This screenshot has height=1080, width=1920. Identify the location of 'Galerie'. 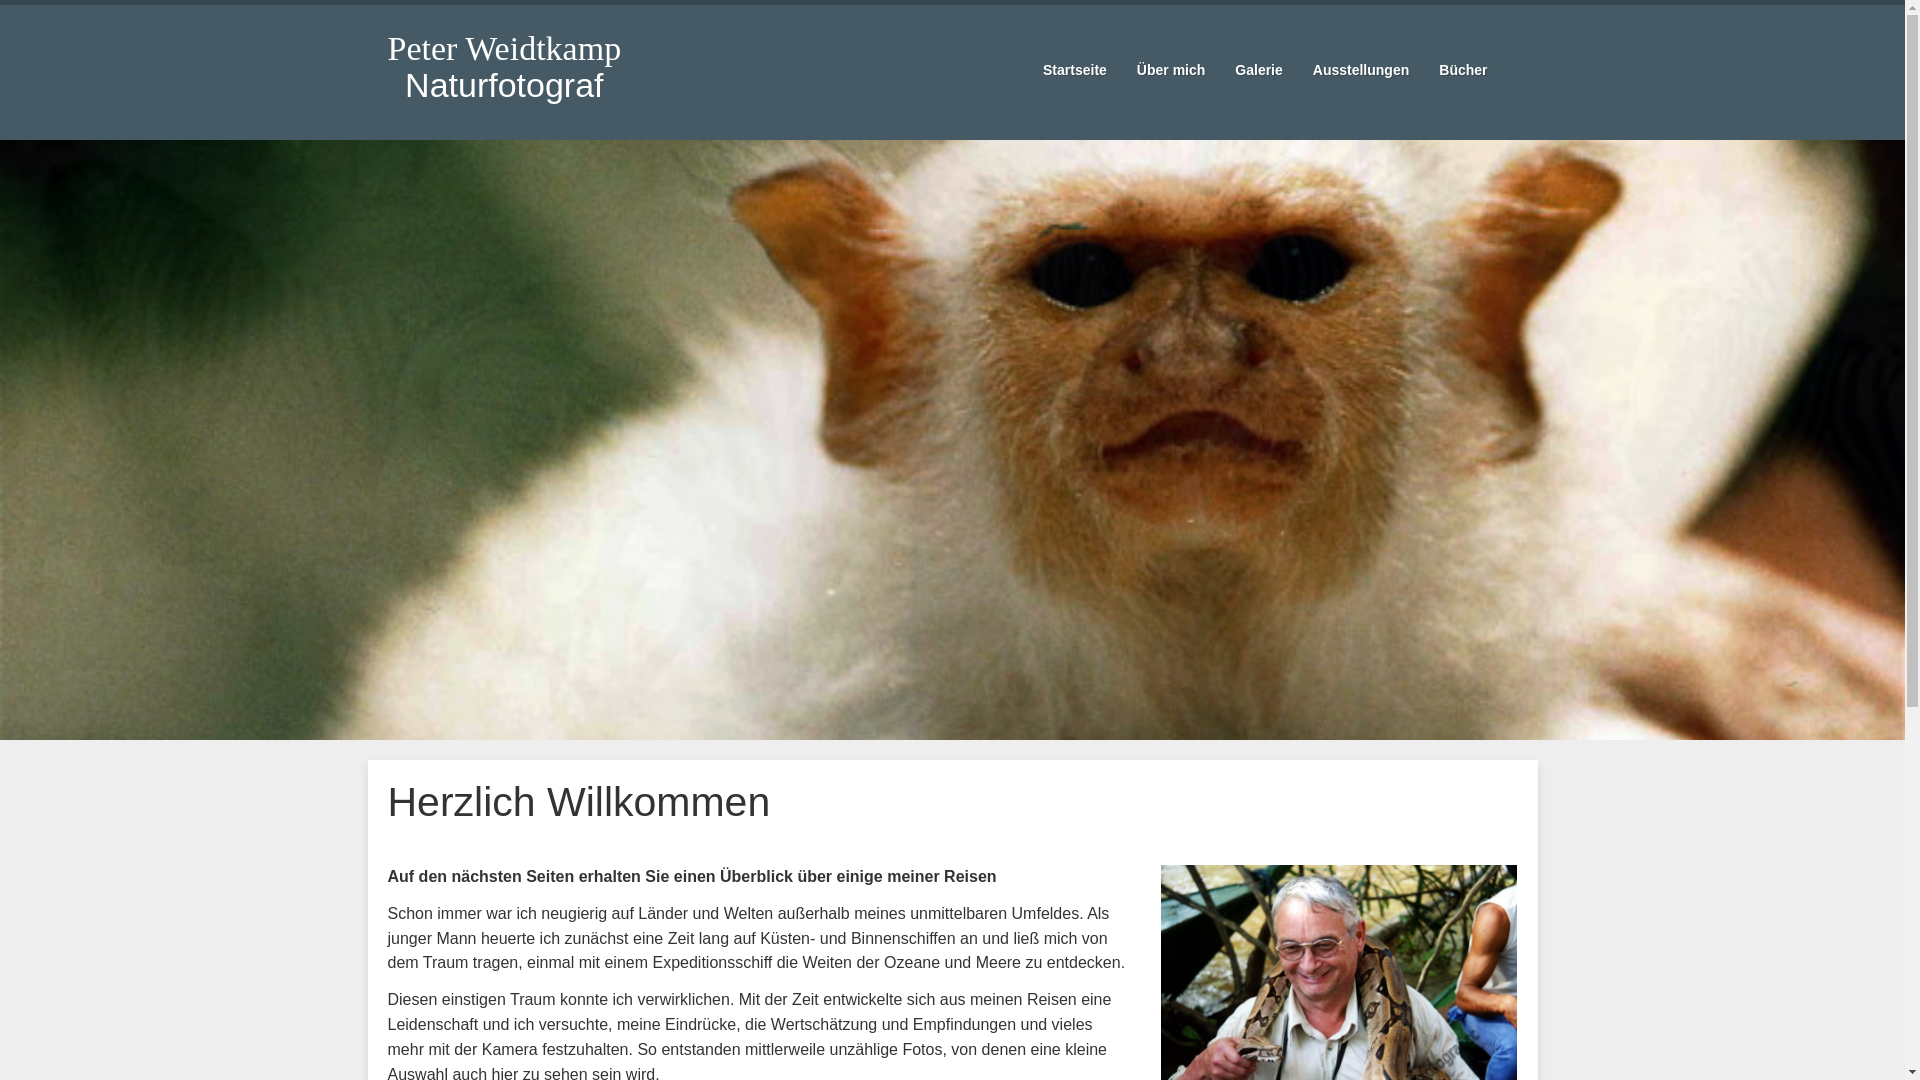
(1257, 68).